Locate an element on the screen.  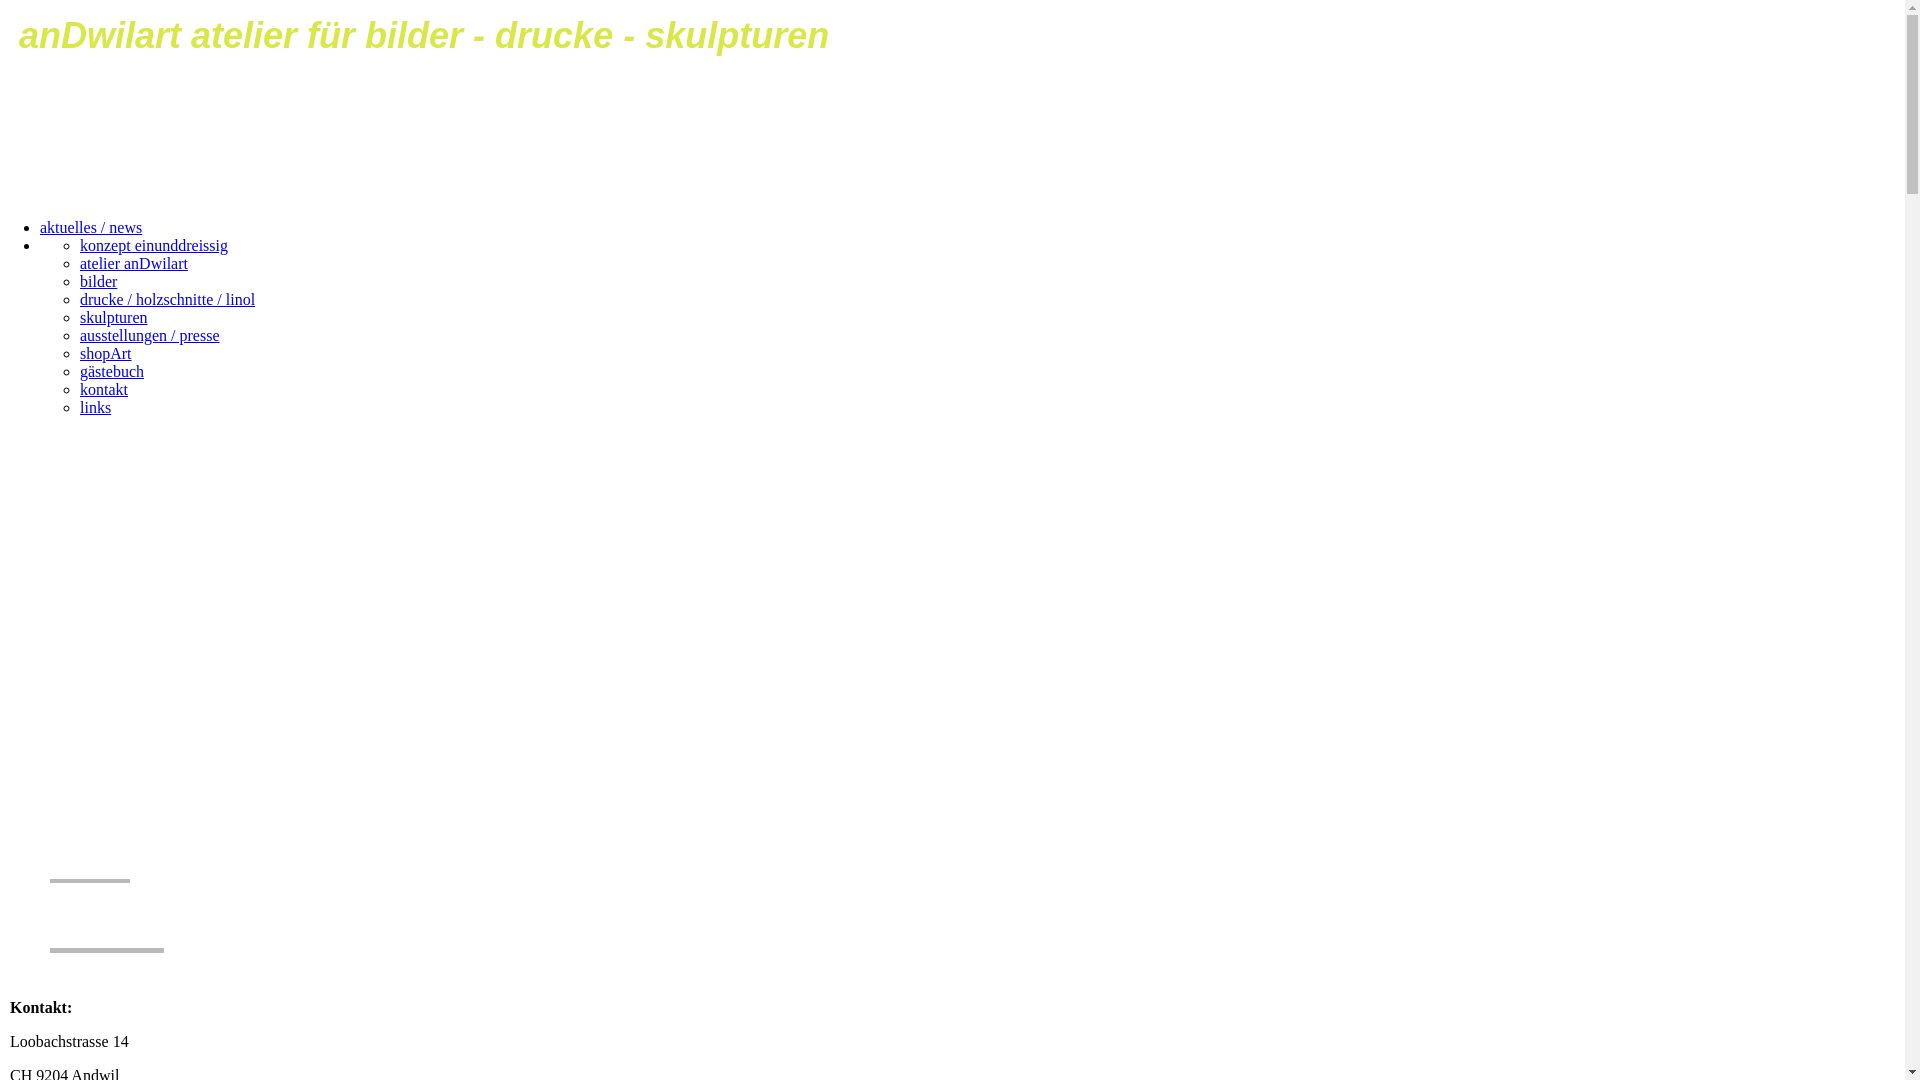
'atelier anDwilart' is located at coordinates (80, 262).